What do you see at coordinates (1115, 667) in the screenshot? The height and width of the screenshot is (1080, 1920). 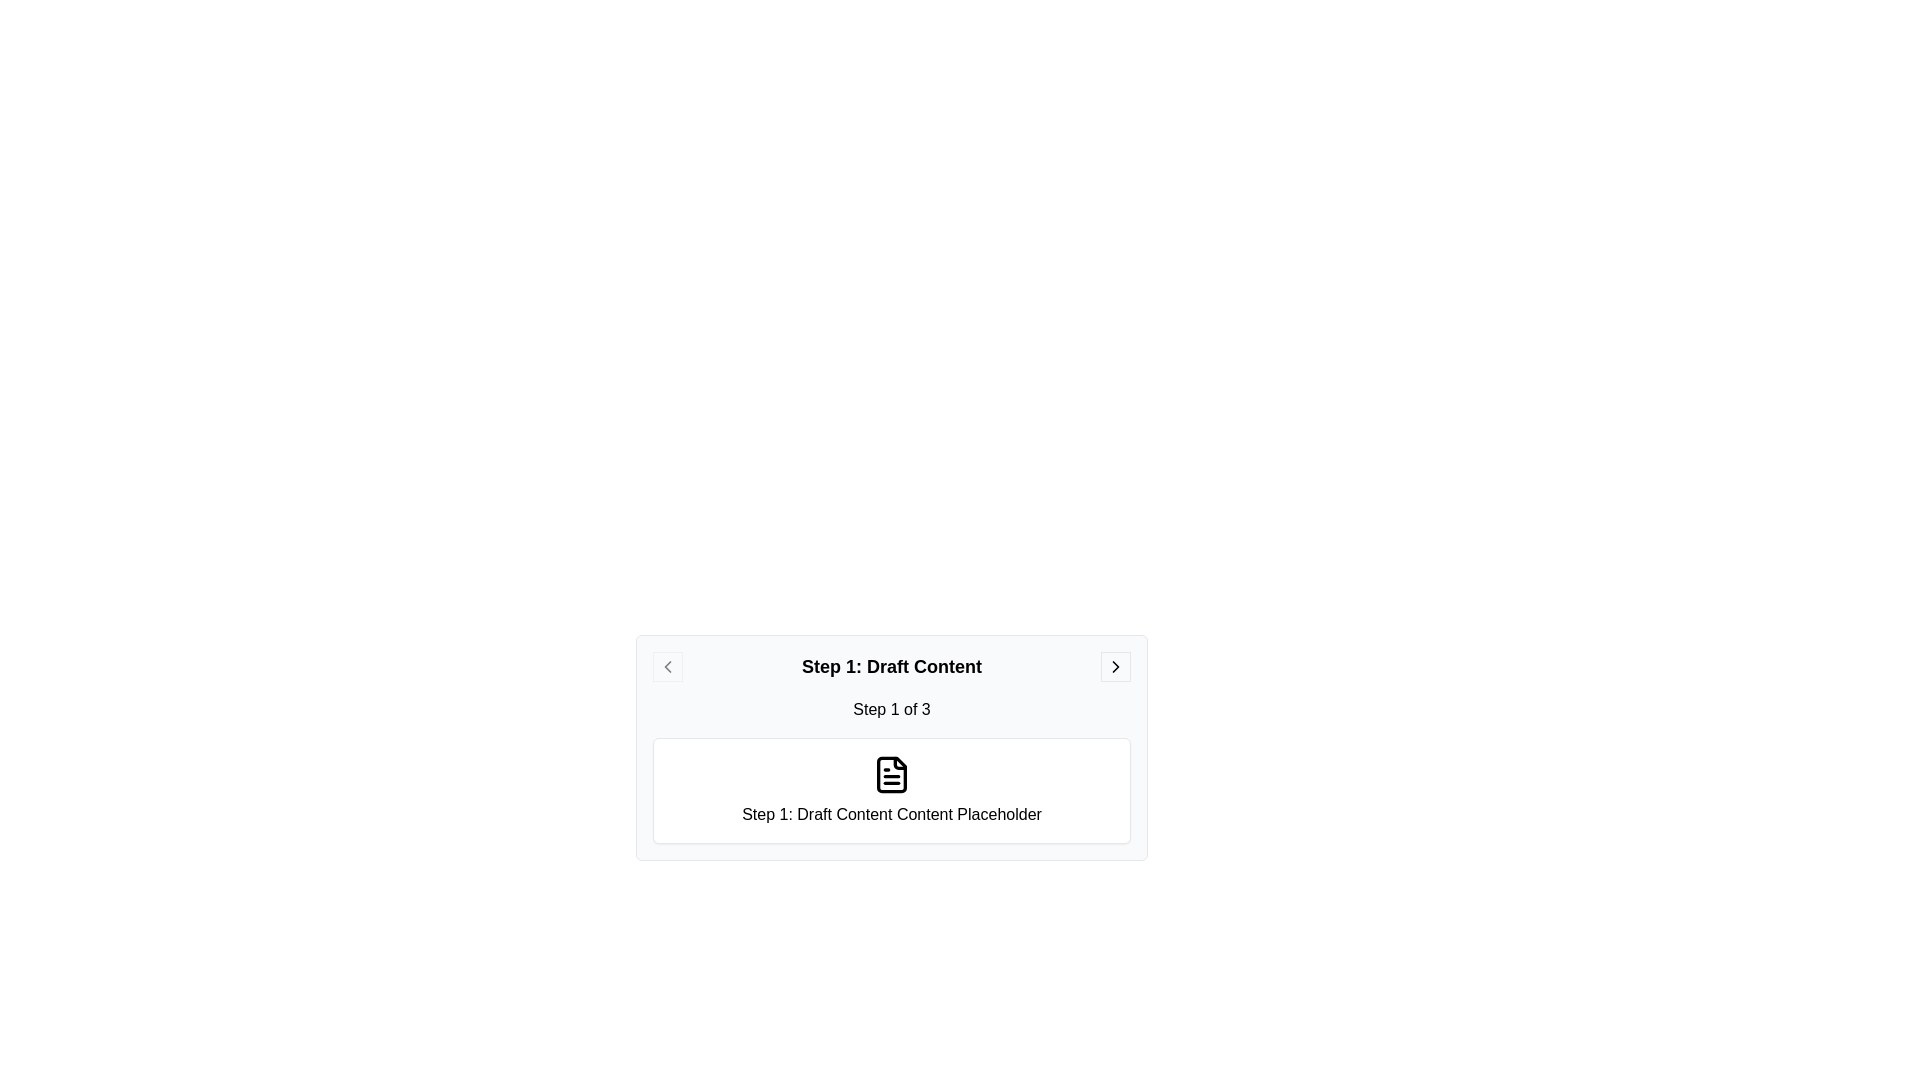 I see `the 'Next' button to navigate to the next step` at bounding box center [1115, 667].